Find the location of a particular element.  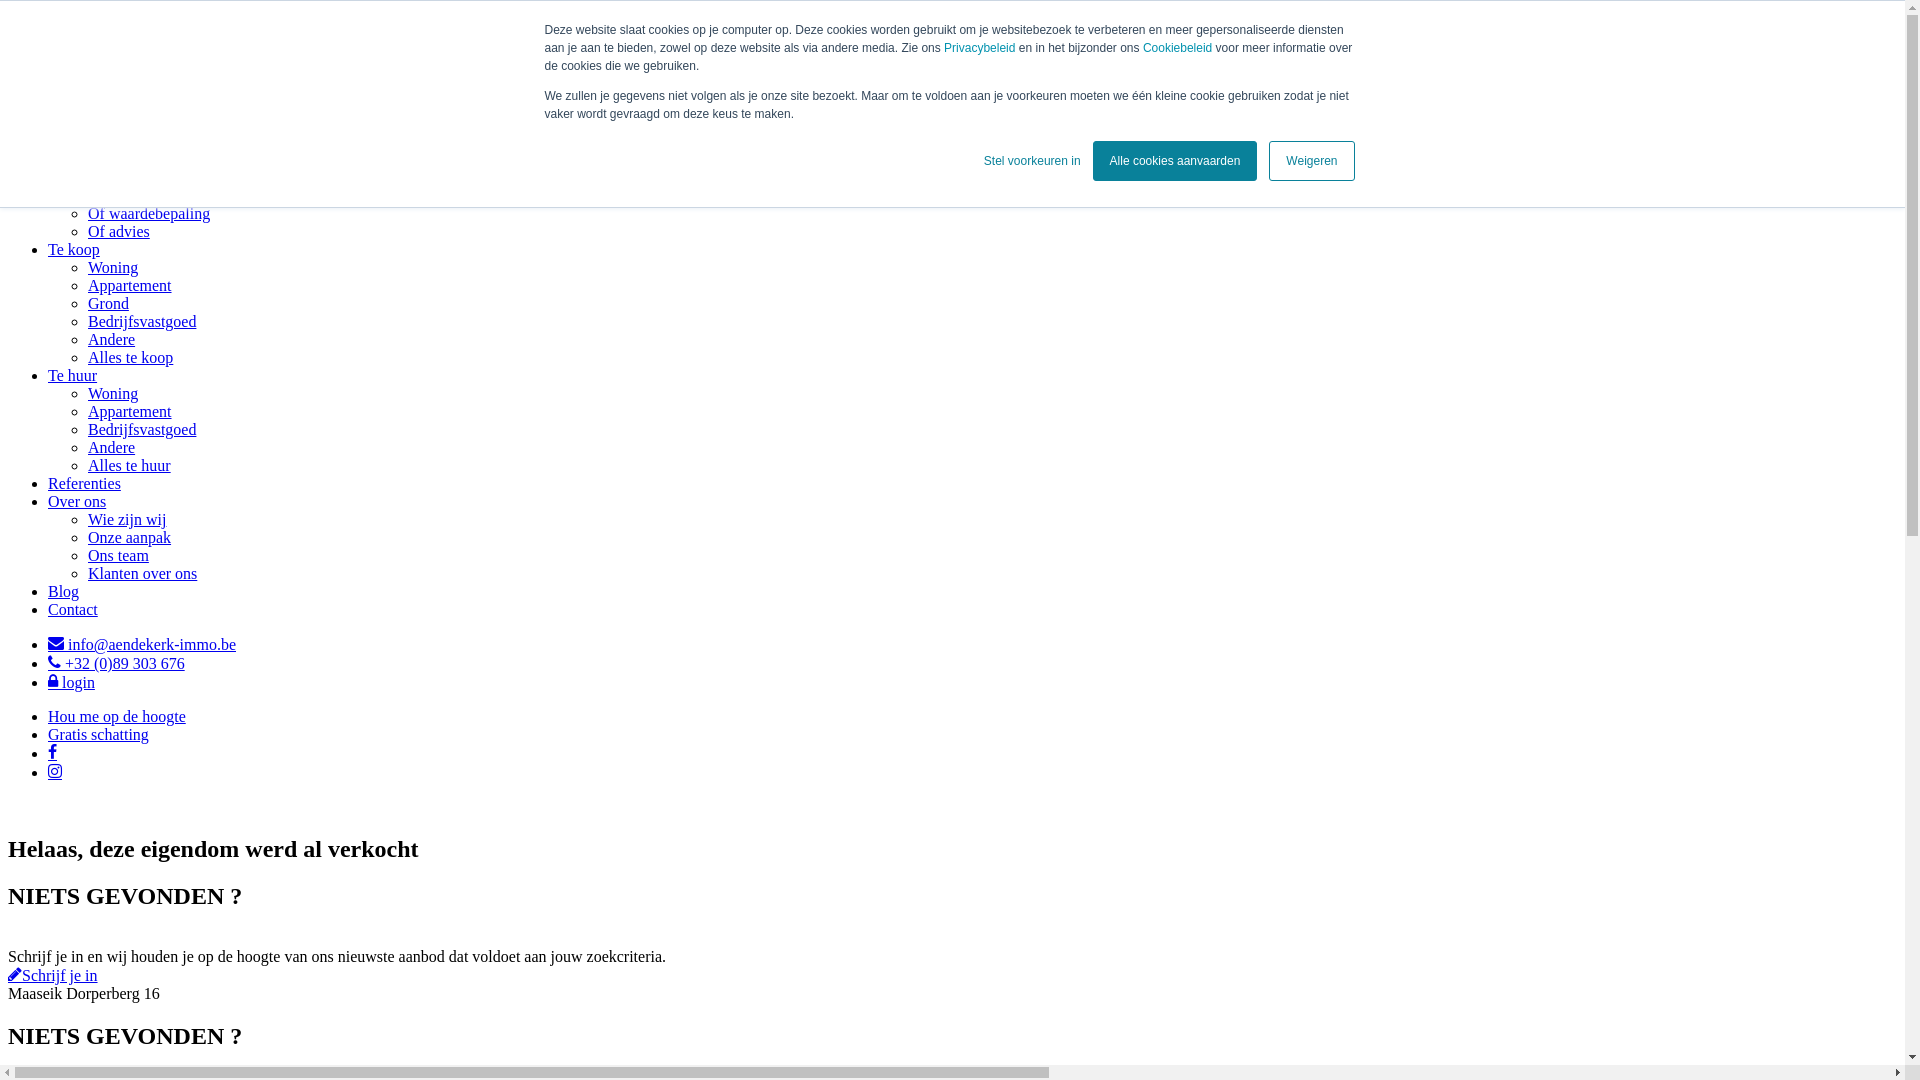

'login' is located at coordinates (71, 681).